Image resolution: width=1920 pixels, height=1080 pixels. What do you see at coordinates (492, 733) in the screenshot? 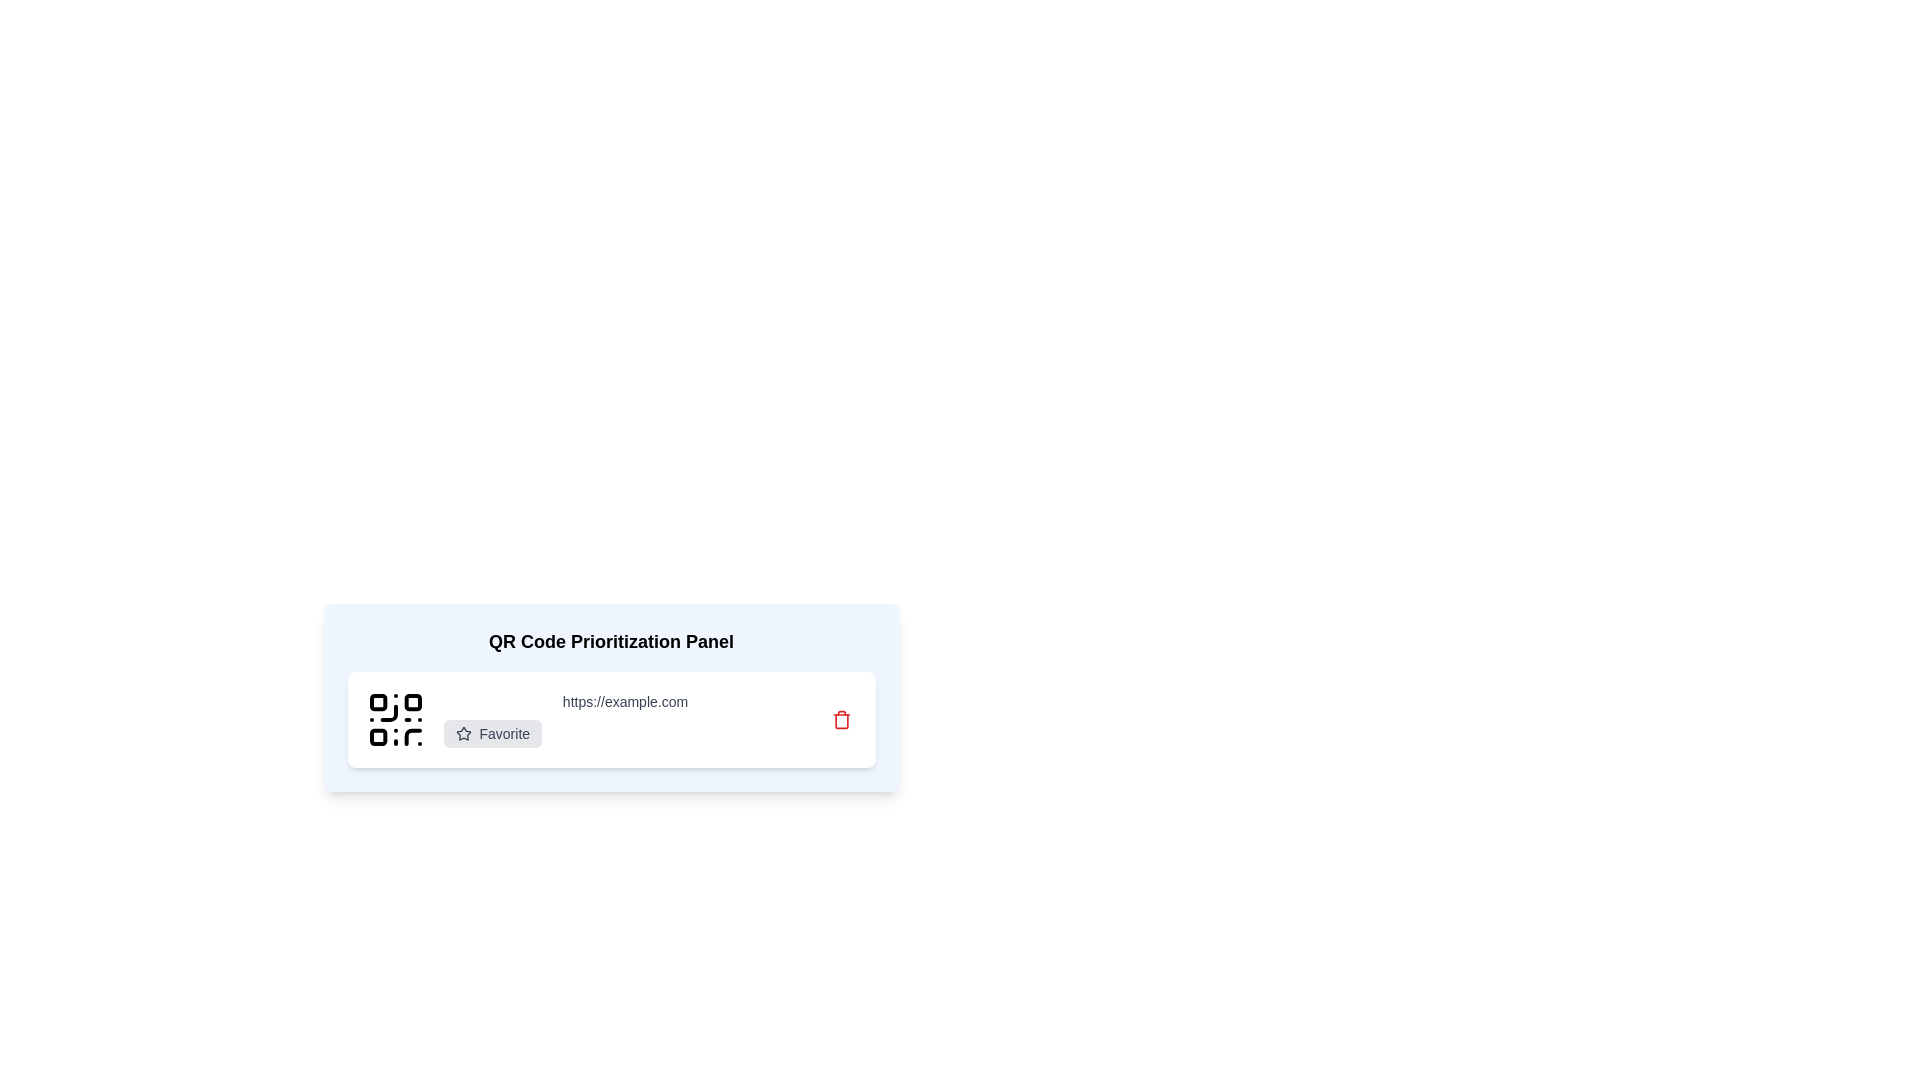
I see `the button located on the right side of the QR code and below the URL 'https://example.com' to mark the associated item as a favorite` at bounding box center [492, 733].